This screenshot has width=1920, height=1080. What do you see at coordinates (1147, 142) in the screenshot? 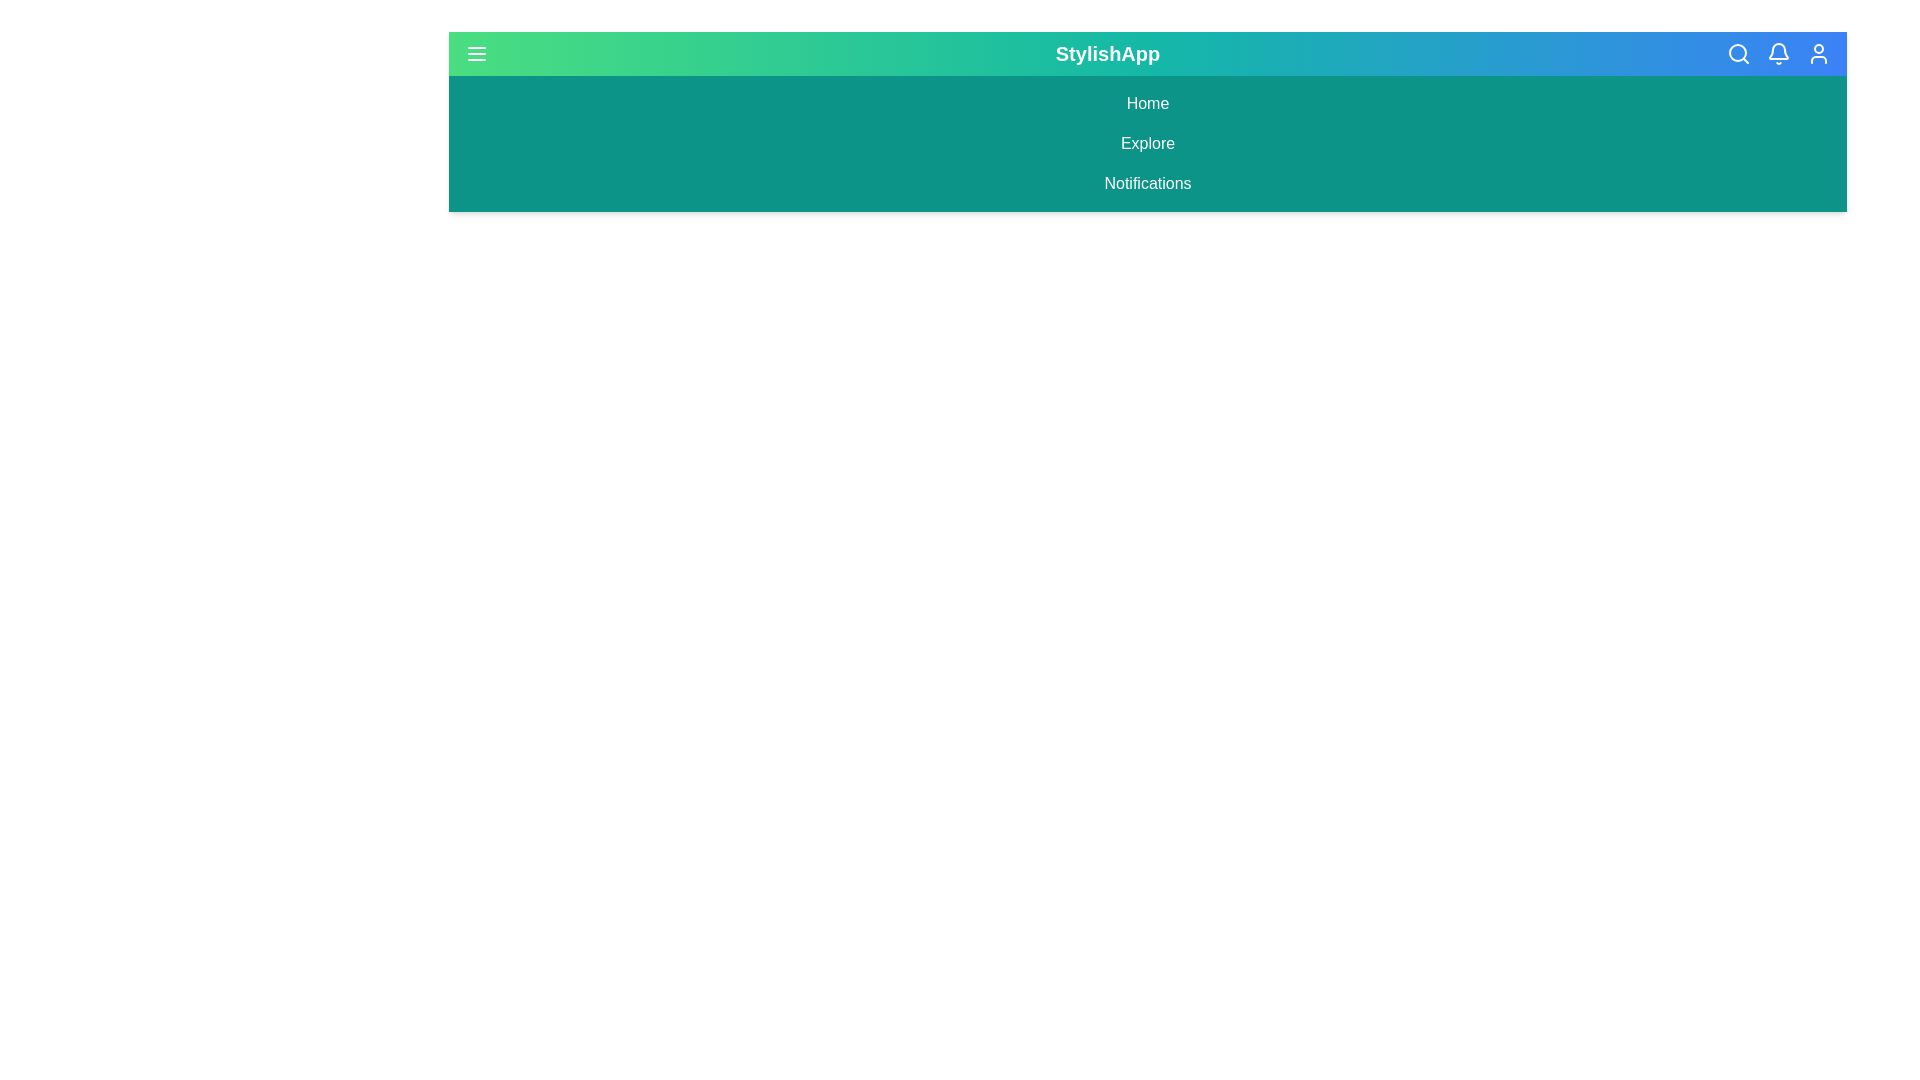
I see `the navigation link Explore` at bounding box center [1147, 142].